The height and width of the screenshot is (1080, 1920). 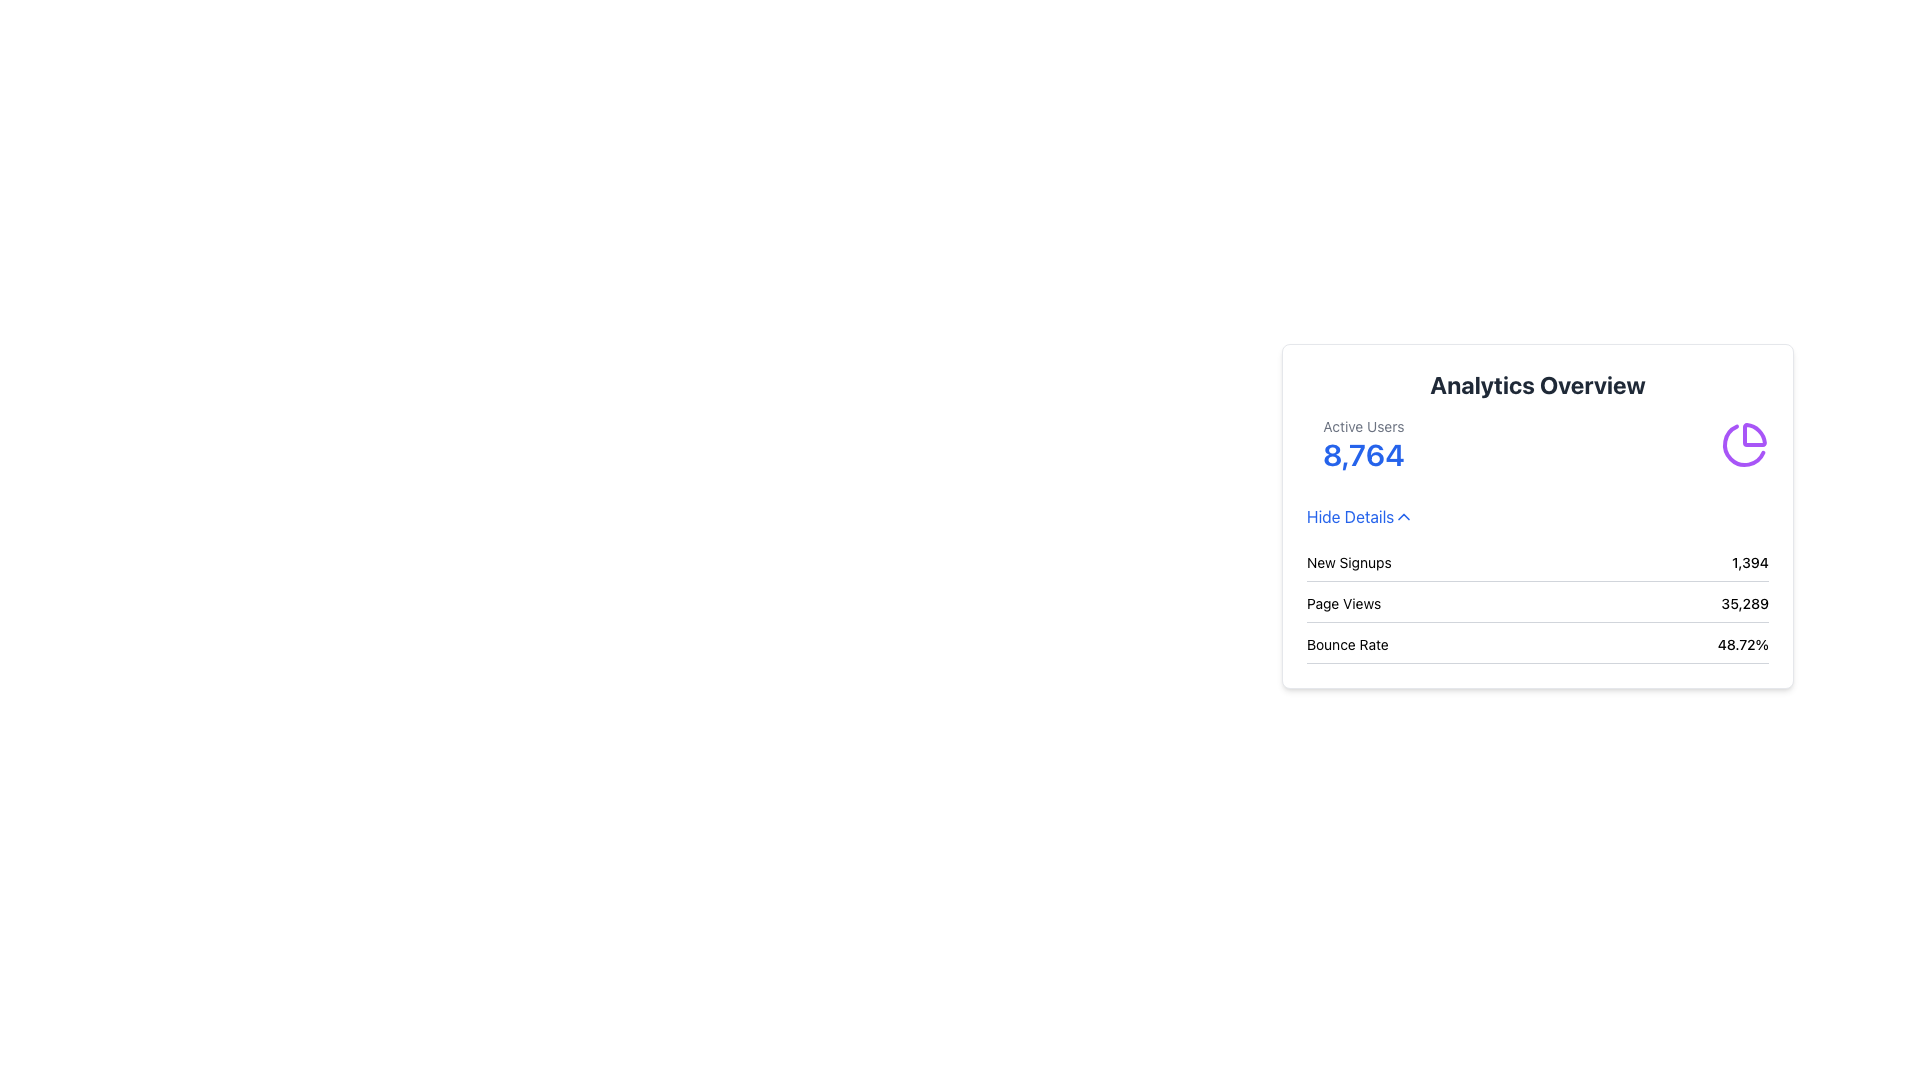 What do you see at coordinates (1362, 426) in the screenshot?
I see `static text label displaying 'Active Users' located above the numeric value in the 'Analytics Overview' section` at bounding box center [1362, 426].